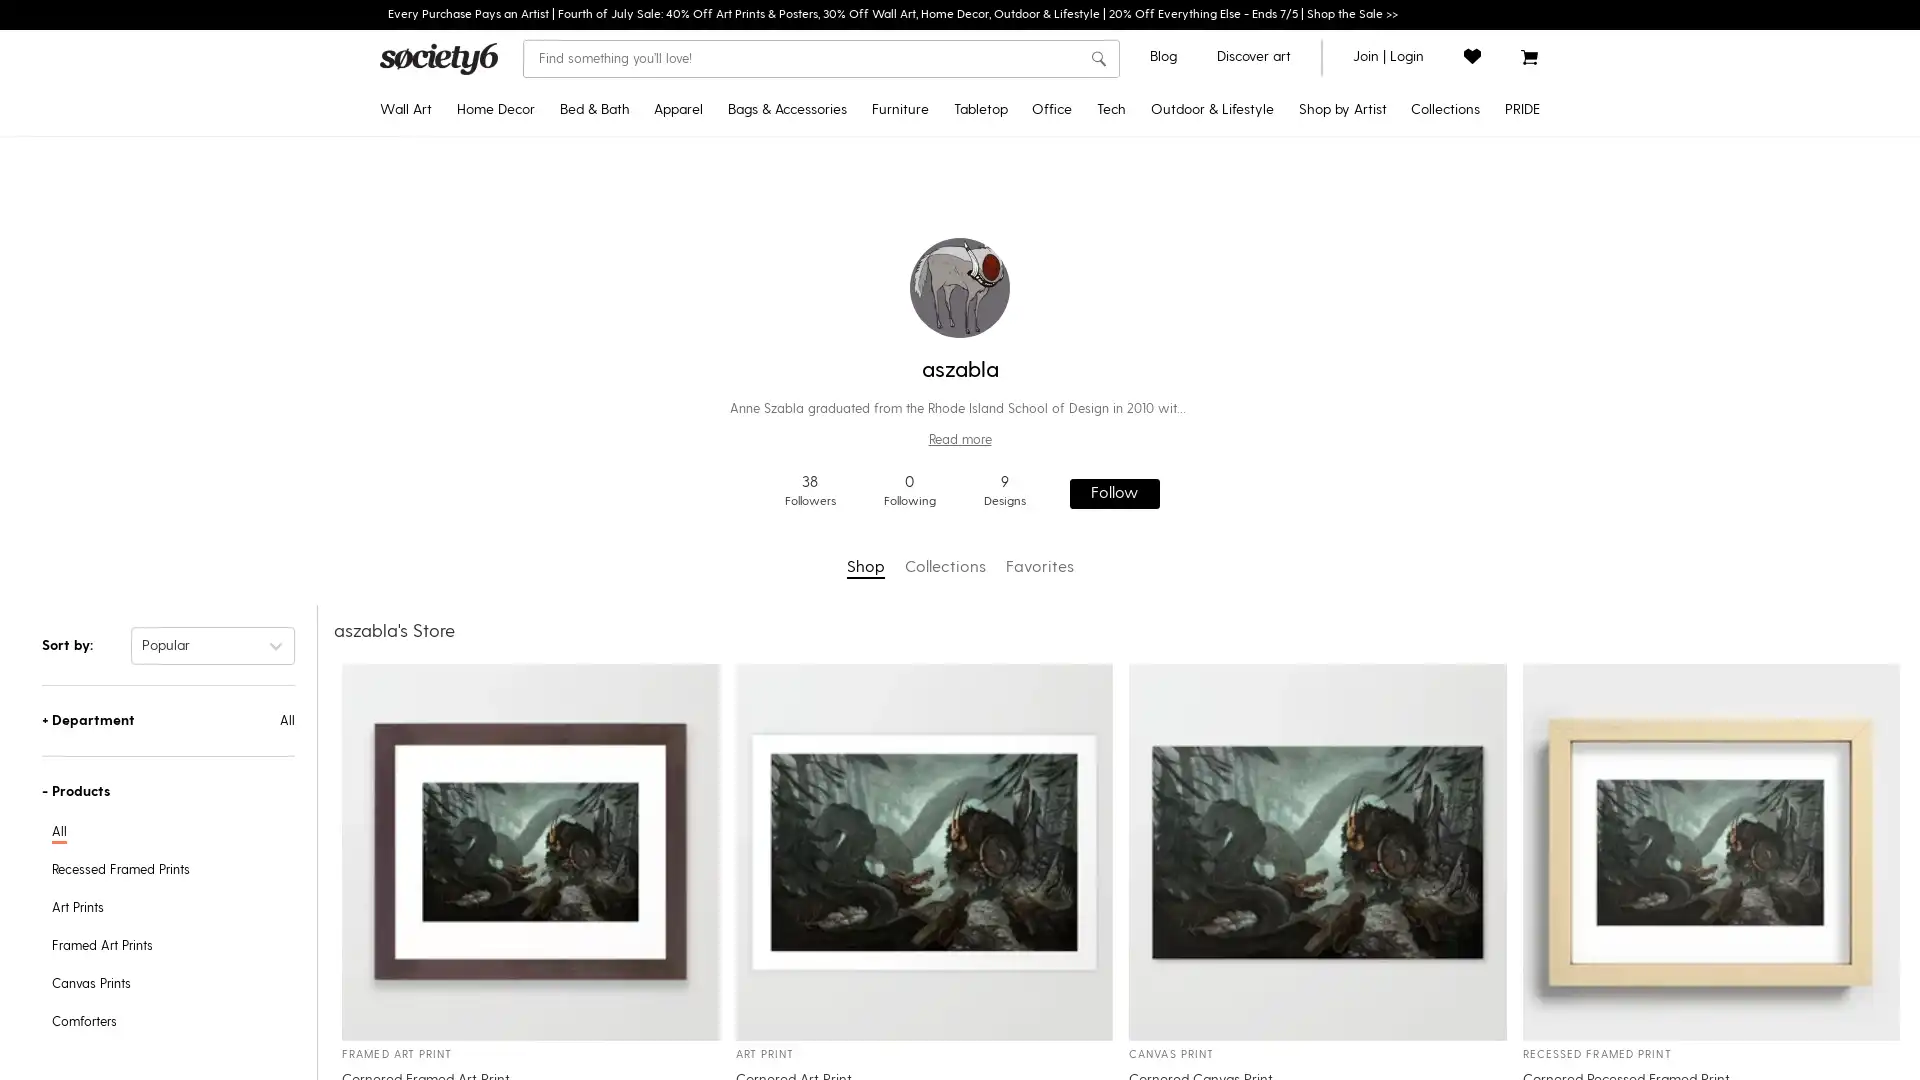 The image size is (1920, 1080). What do you see at coordinates (1017, 160) in the screenshot?
I see `Coffee Mugs` at bounding box center [1017, 160].